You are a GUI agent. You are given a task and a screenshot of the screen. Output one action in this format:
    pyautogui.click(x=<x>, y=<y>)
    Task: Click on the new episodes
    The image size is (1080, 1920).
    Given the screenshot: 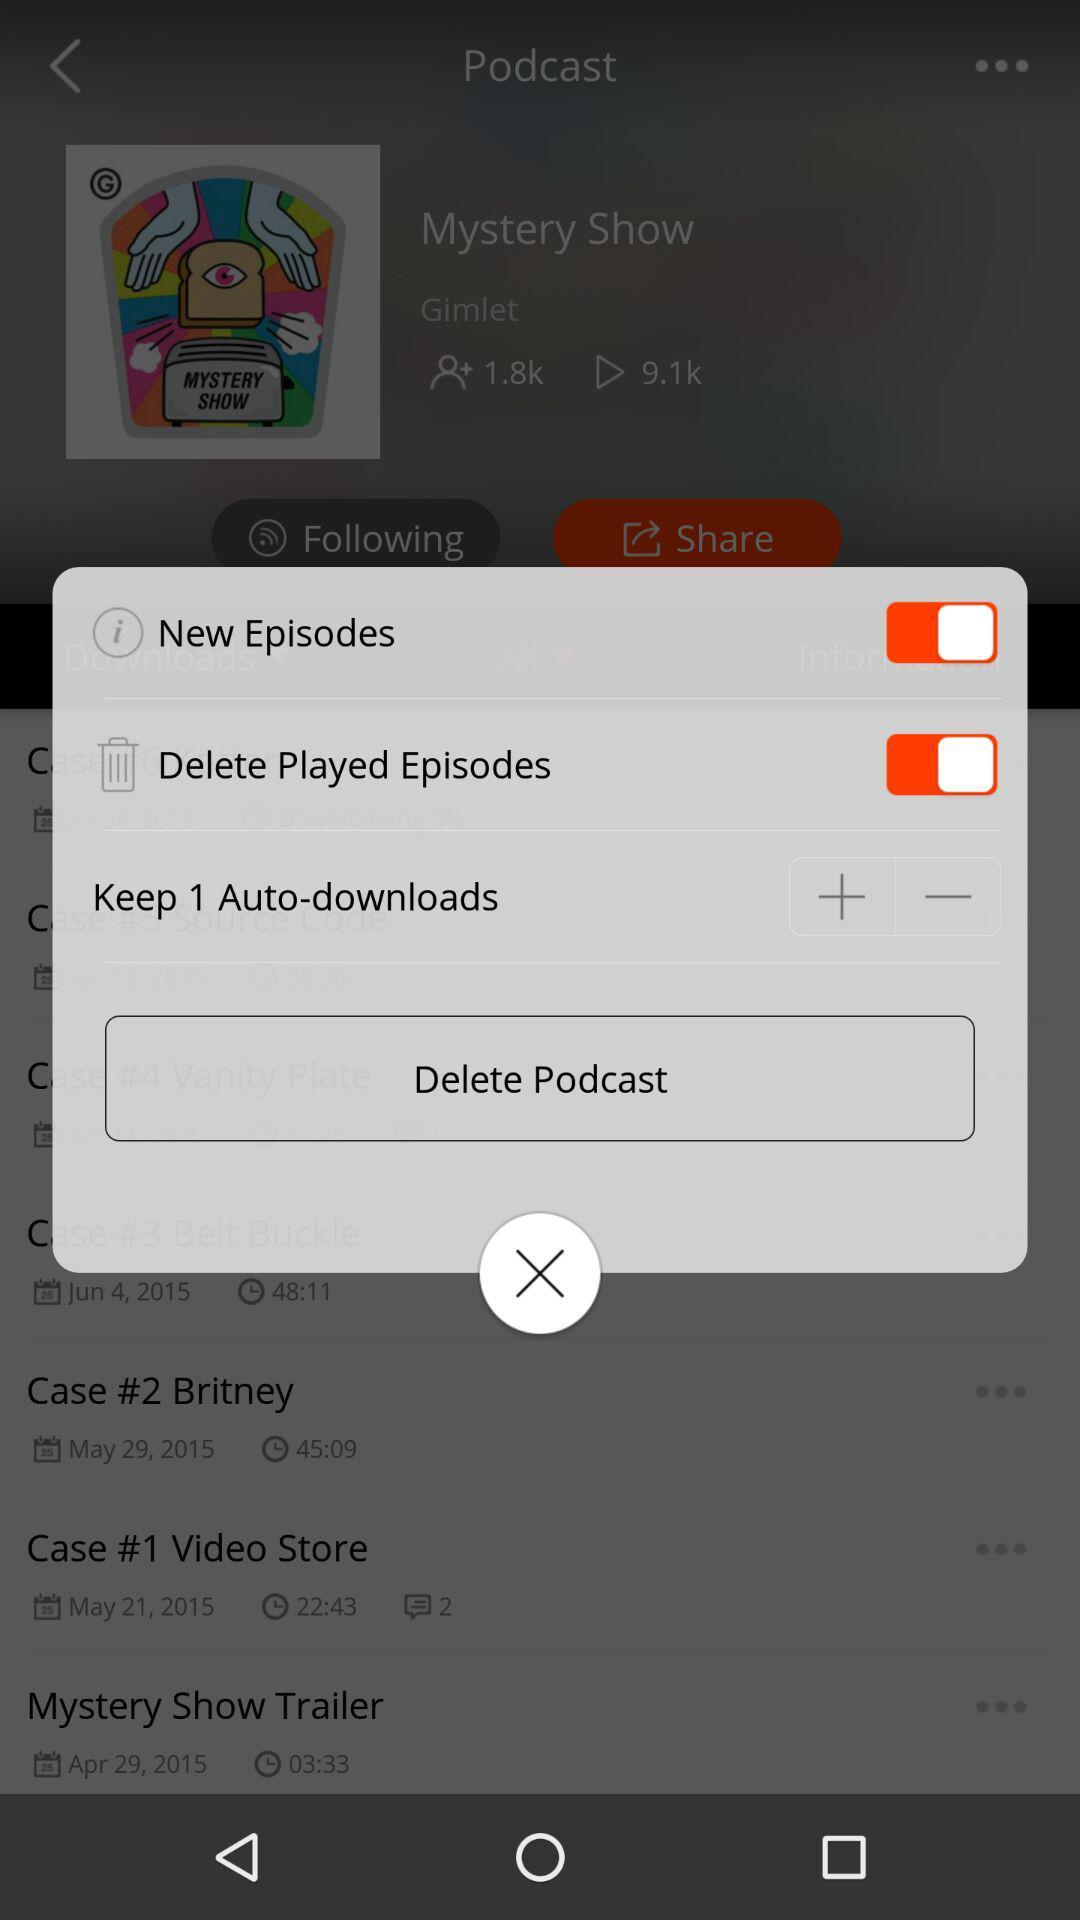 What is the action you would take?
    pyautogui.click(x=941, y=631)
    